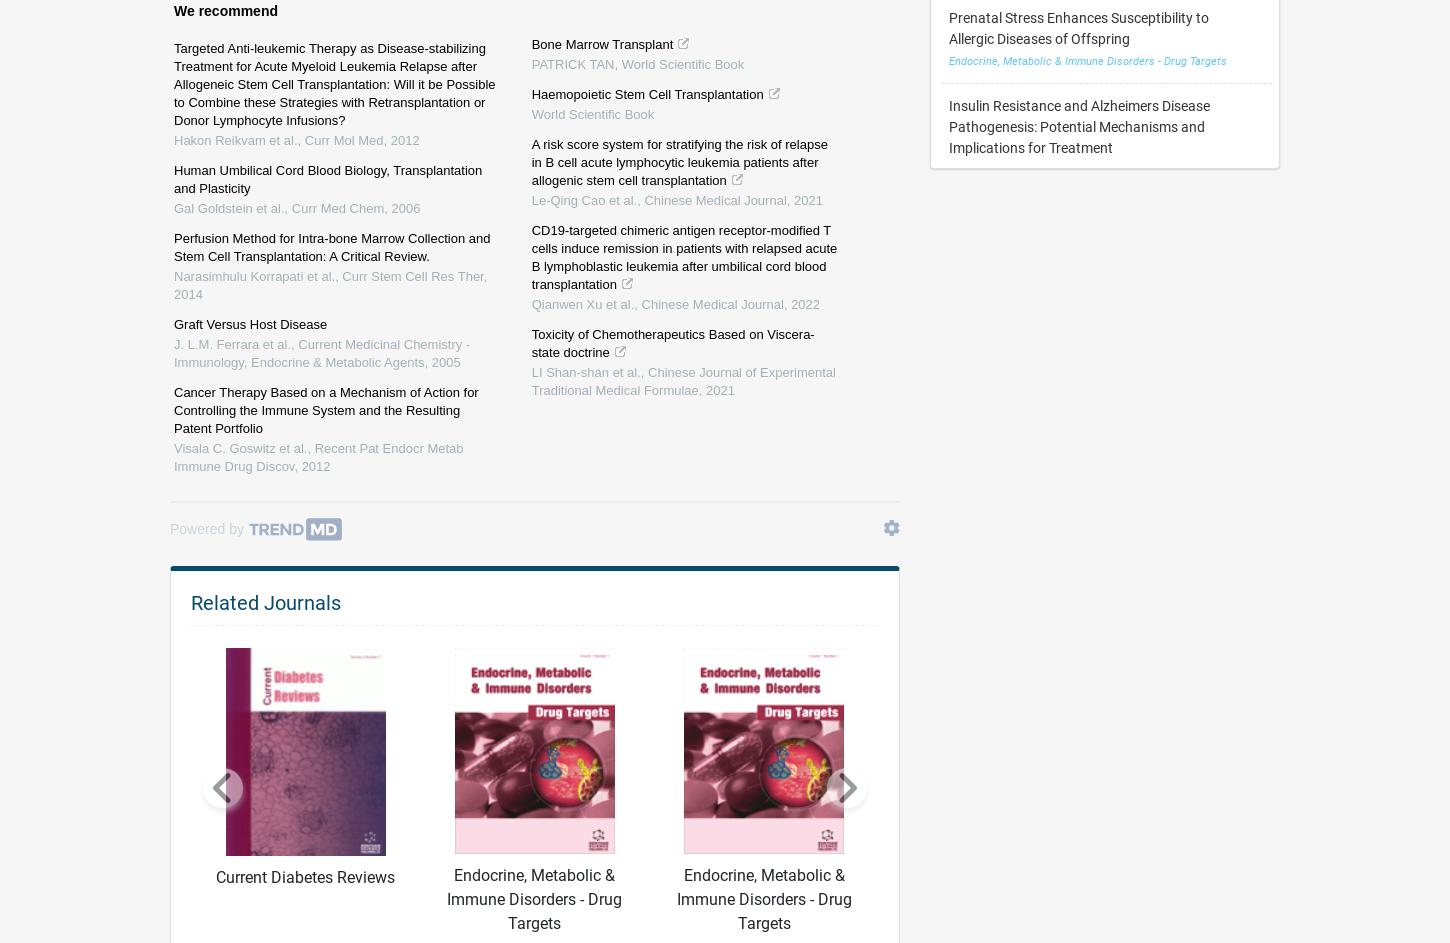 This screenshot has width=1450, height=943. I want to click on 'Current Alzheimer Research', so click(948, 784).